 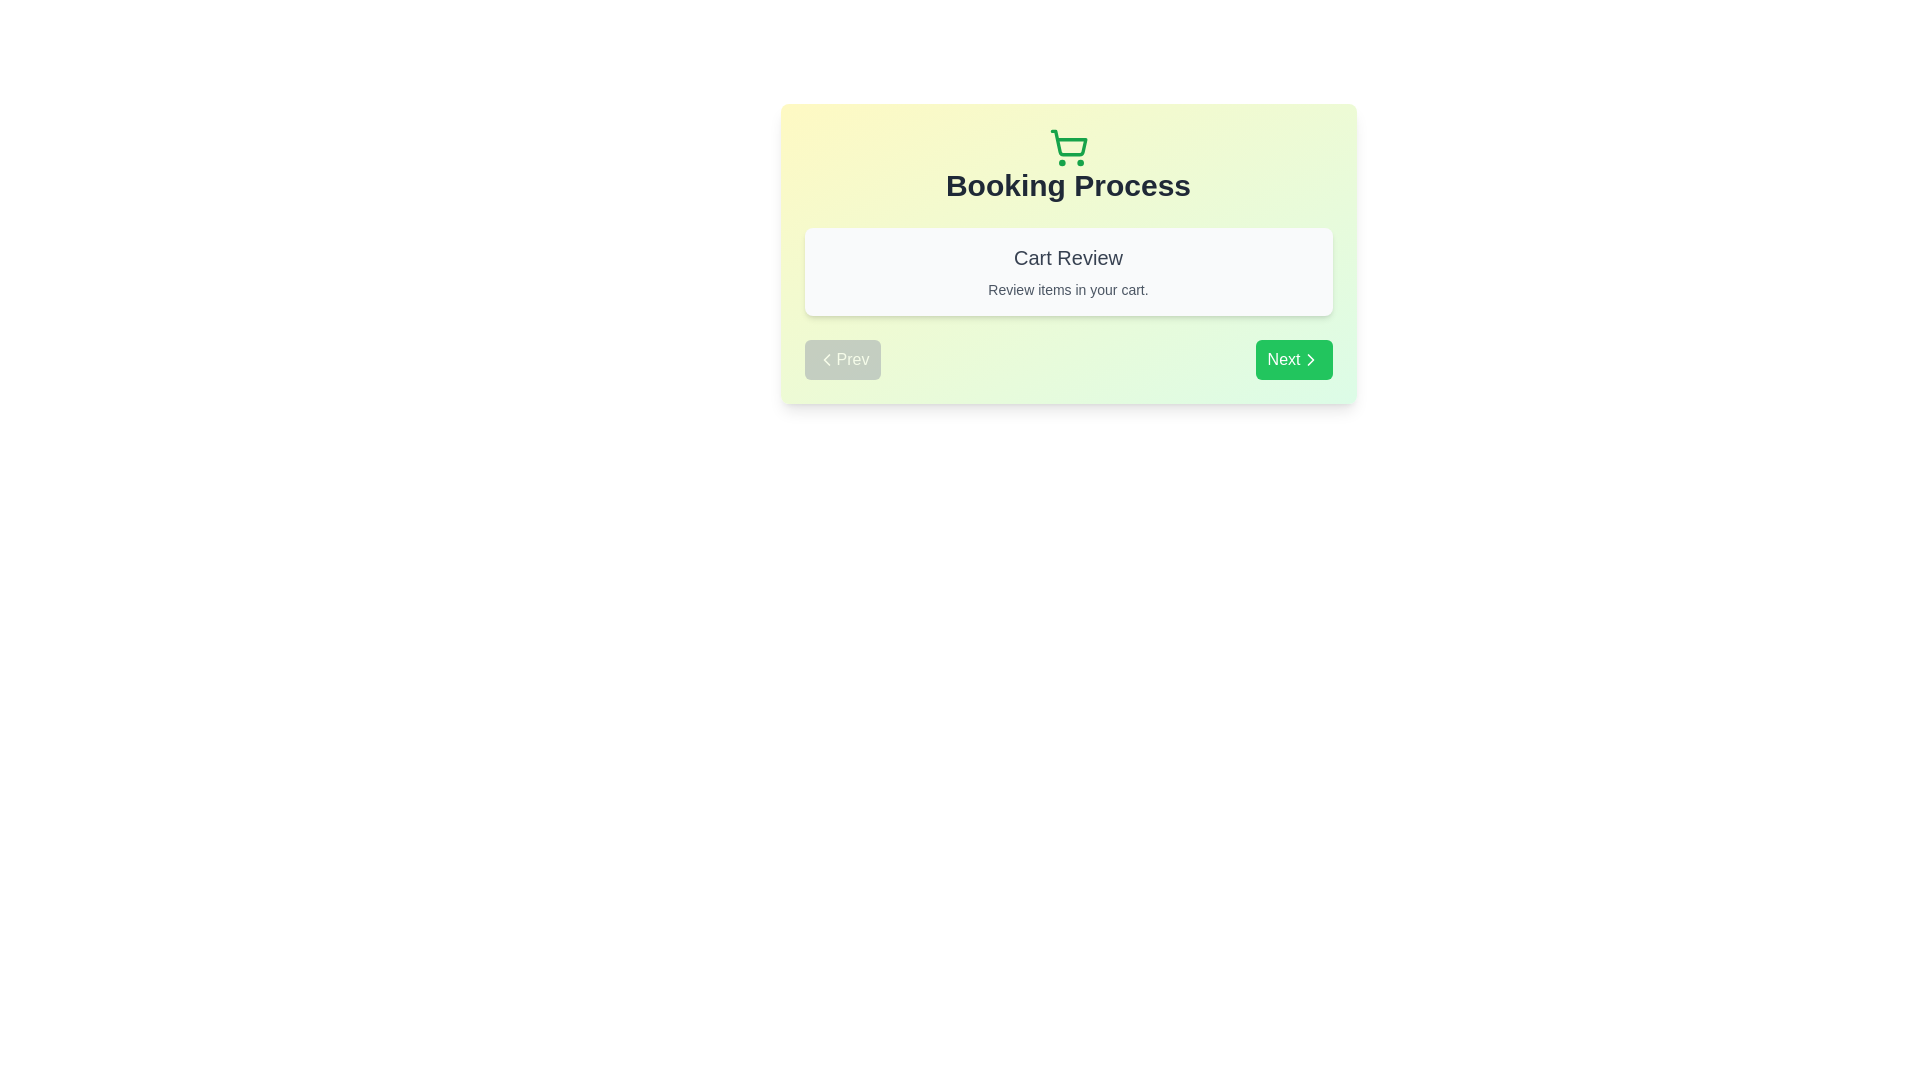 What do you see at coordinates (1310, 358) in the screenshot?
I see `the chevron-shaped vector graphic resembling a rightward-pointing arrow, which is part of the 'Next' button in the bottom right region of the interface` at bounding box center [1310, 358].